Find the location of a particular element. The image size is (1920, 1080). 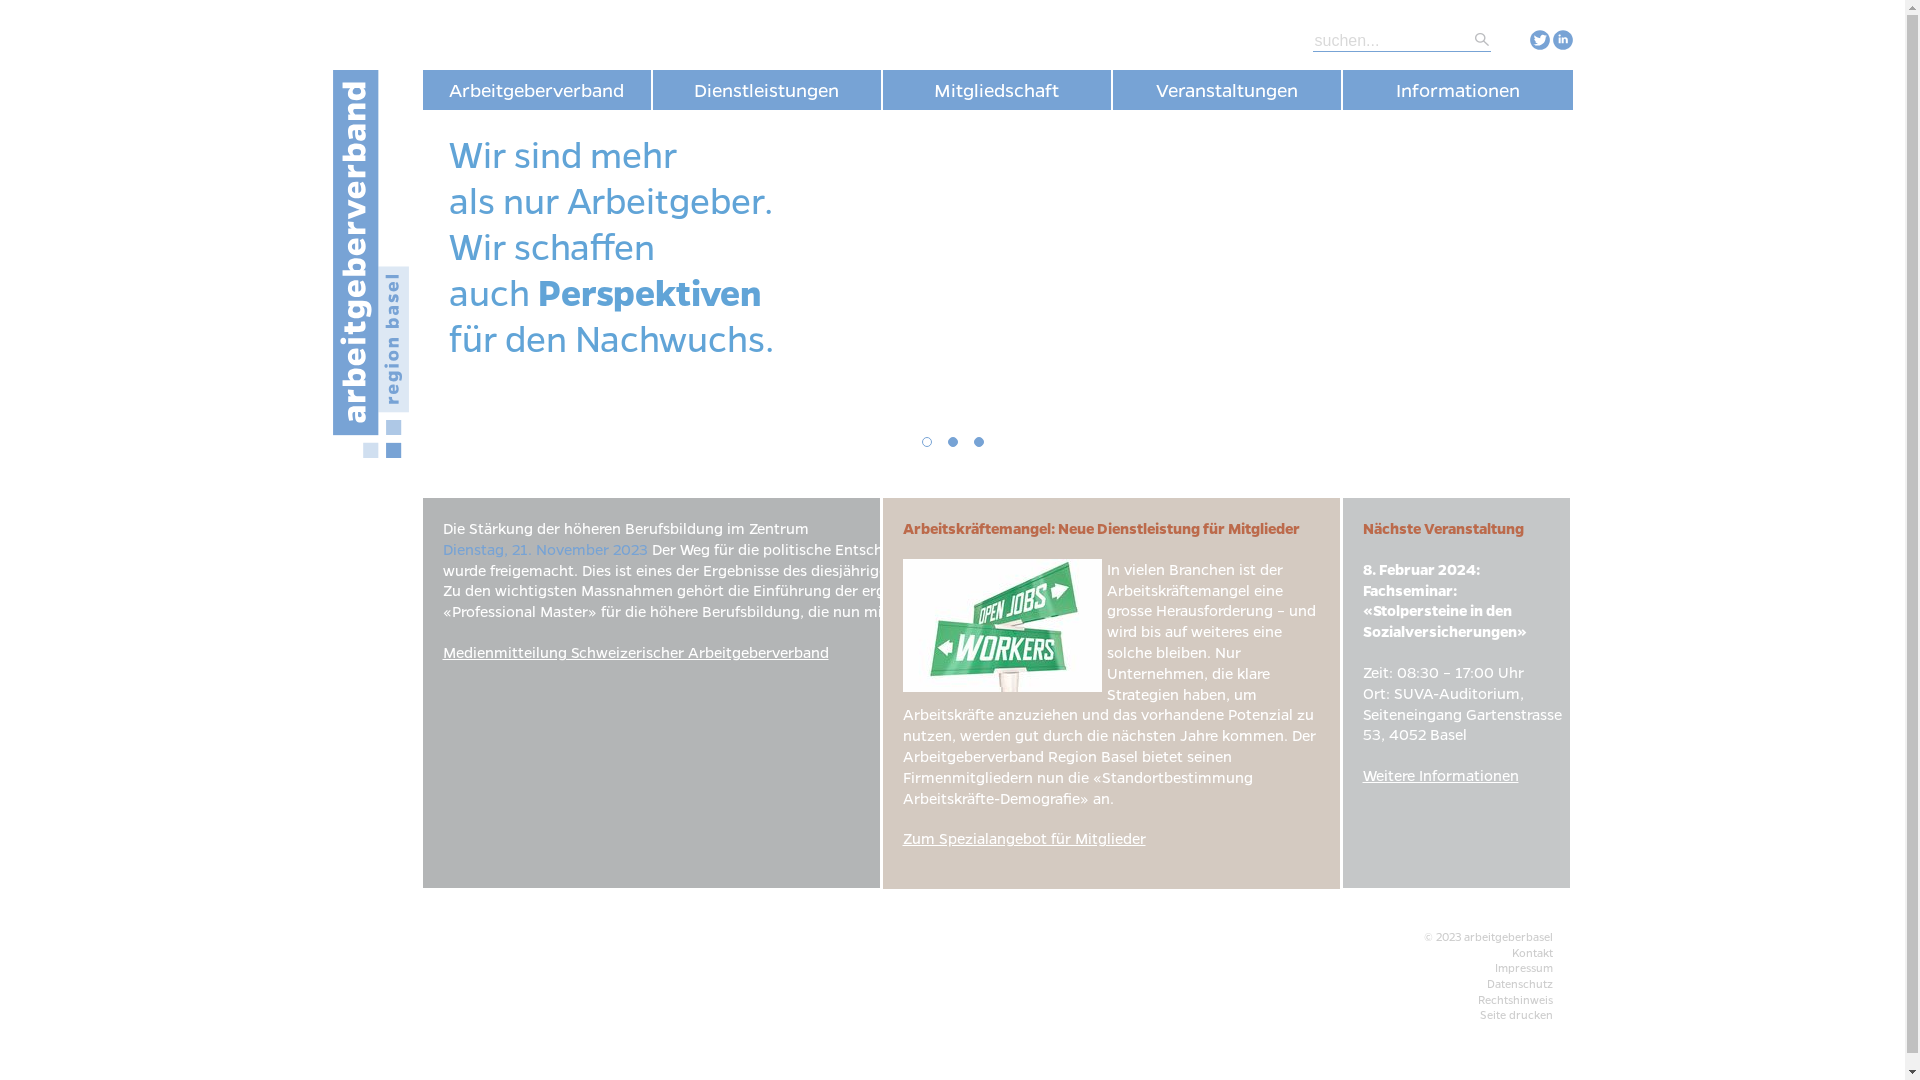

'Datenschutz' is located at coordinates (1518, 982).